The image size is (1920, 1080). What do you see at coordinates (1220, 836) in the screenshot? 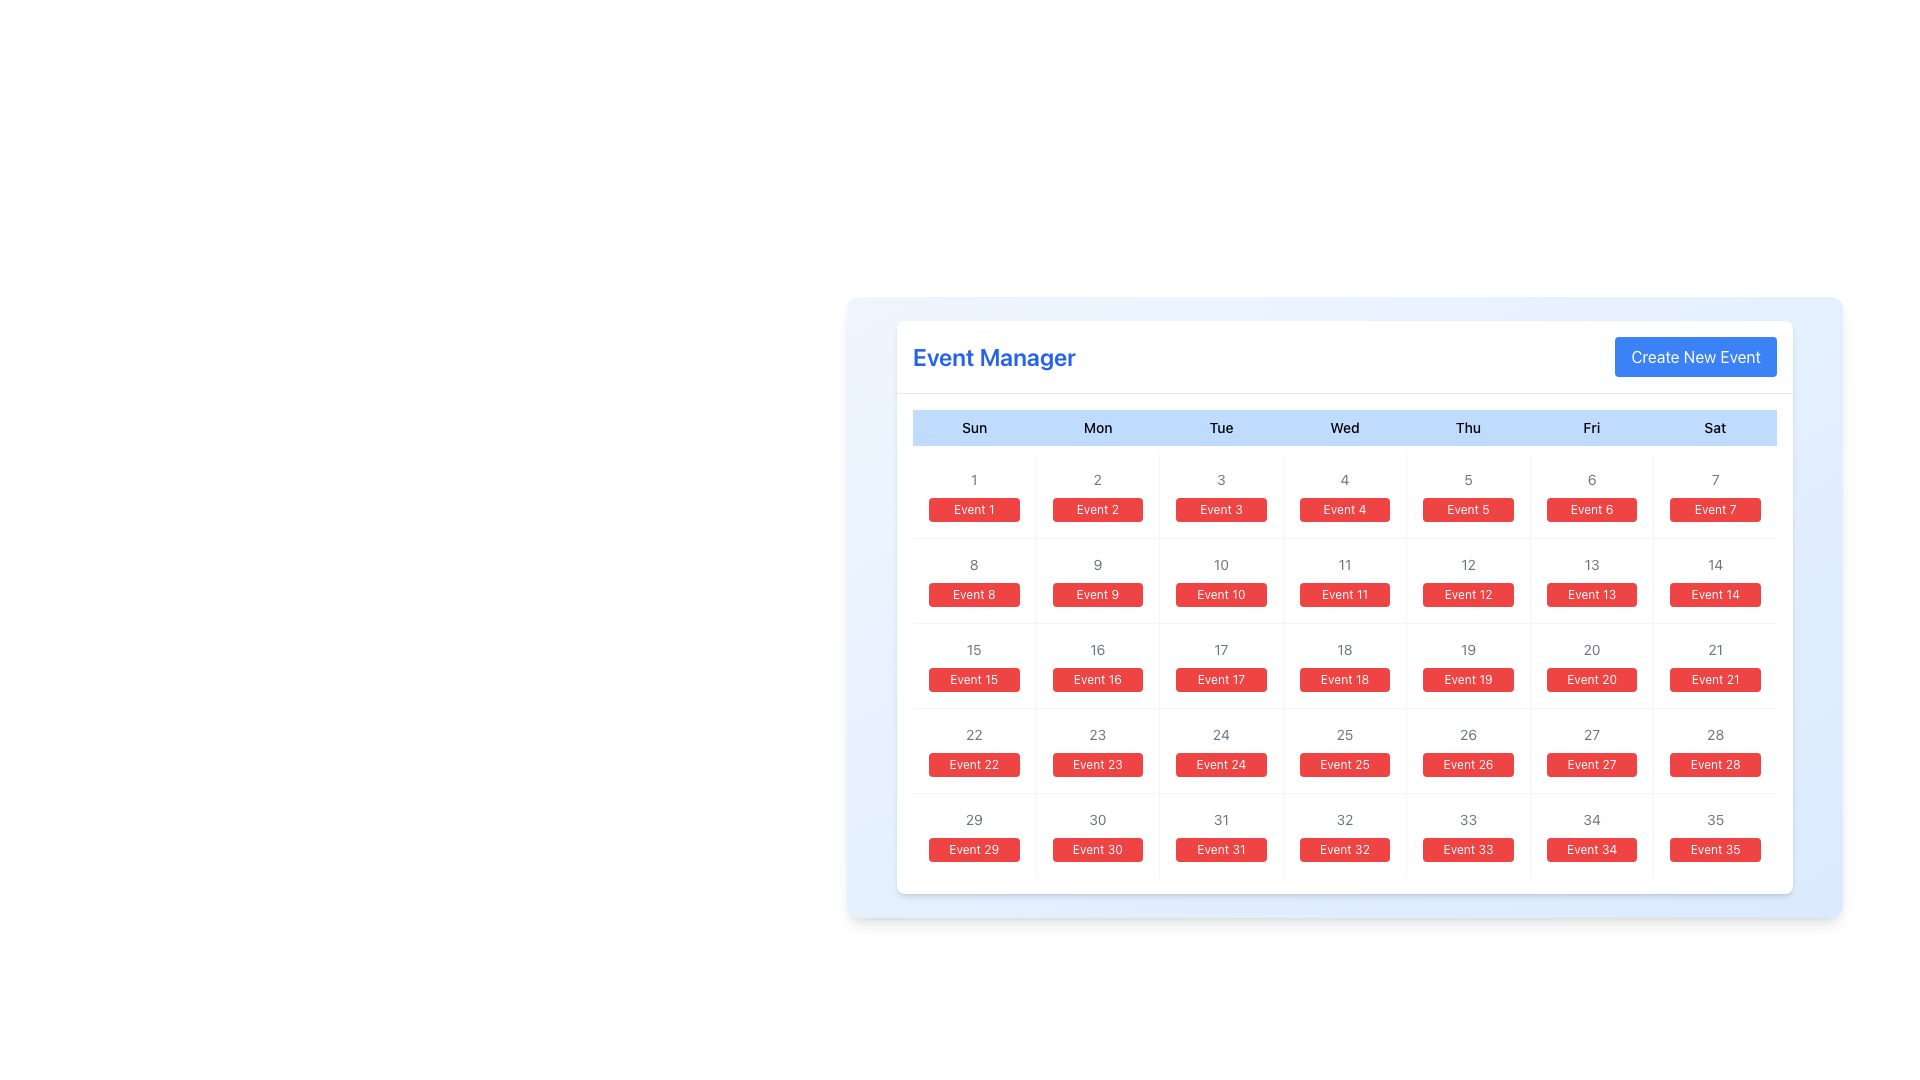
I see `the button element located in the bottom row, fifth column under the 'Event Manager' header, which serves as an interactive item for event number 31` at bounding box center [1220, 836].